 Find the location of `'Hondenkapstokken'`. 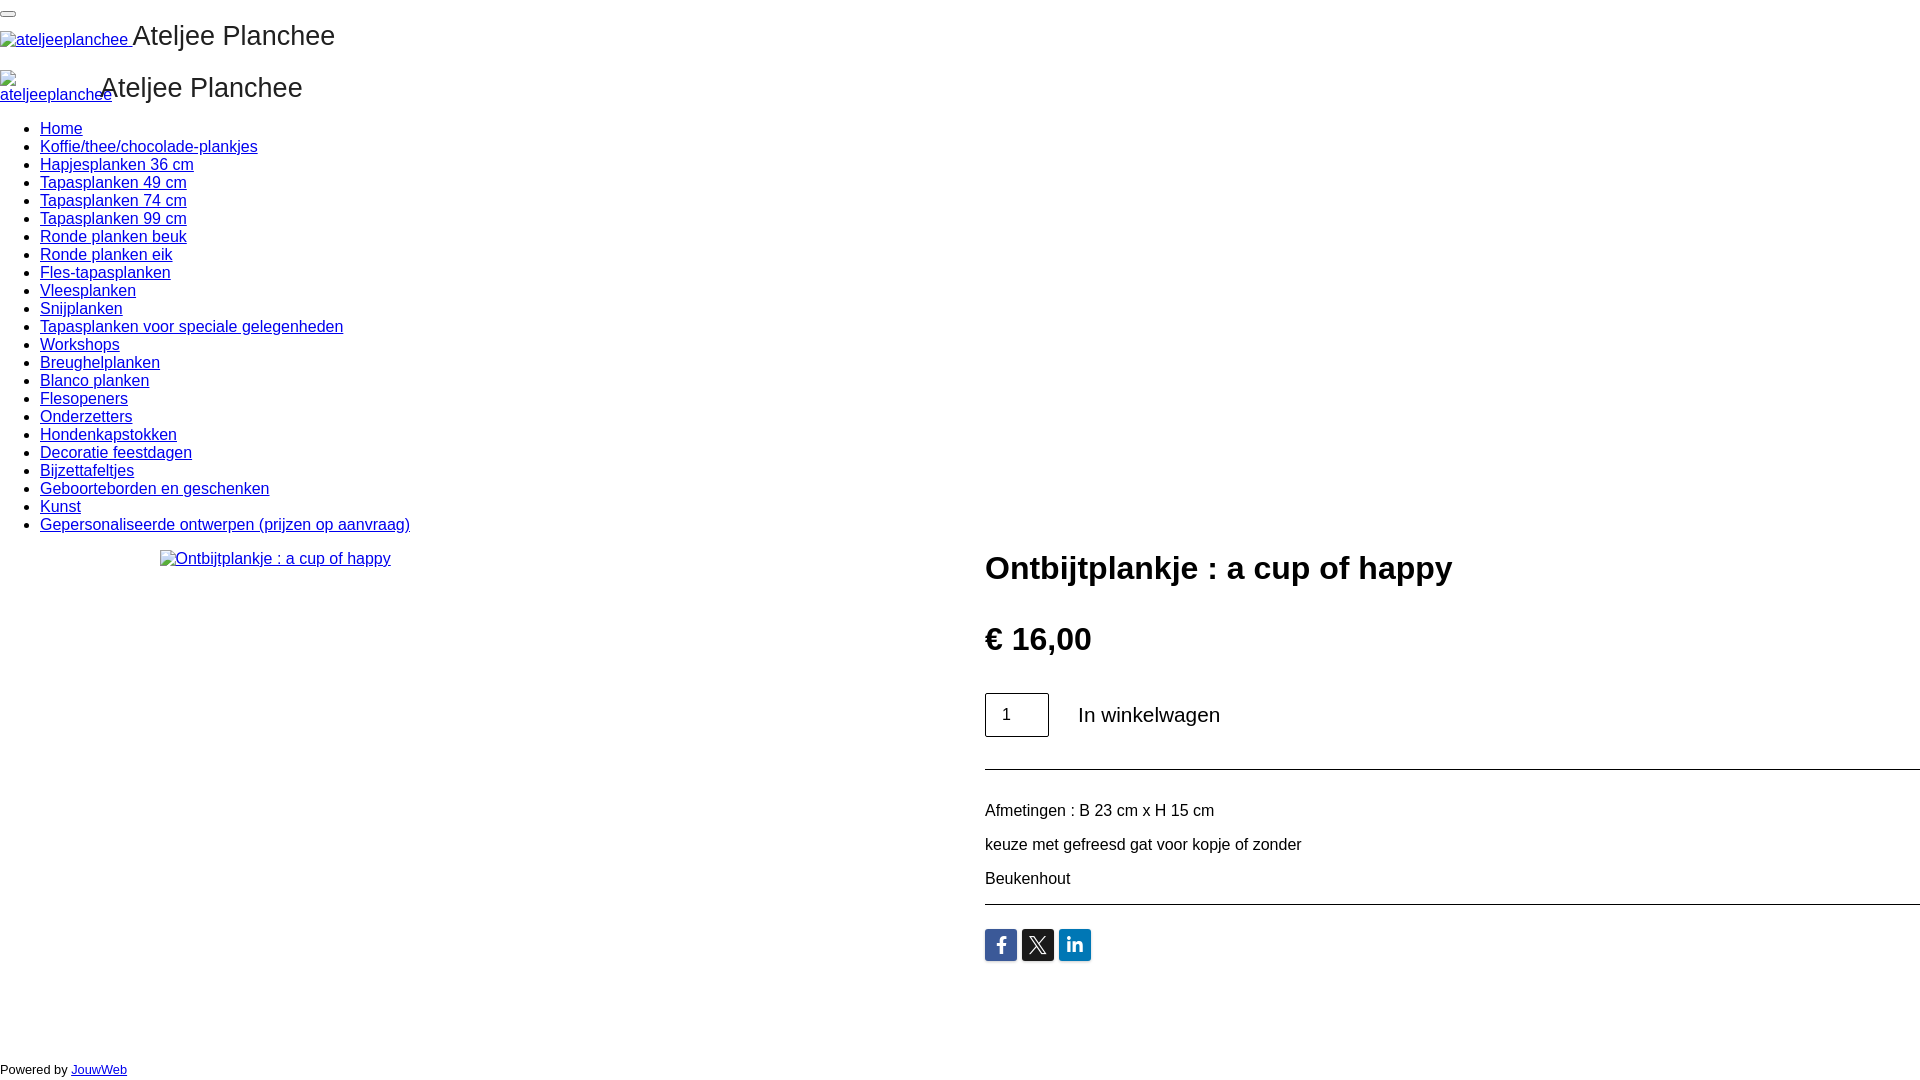

'Hondenkapstokken' is located at coordinates (107, 433).